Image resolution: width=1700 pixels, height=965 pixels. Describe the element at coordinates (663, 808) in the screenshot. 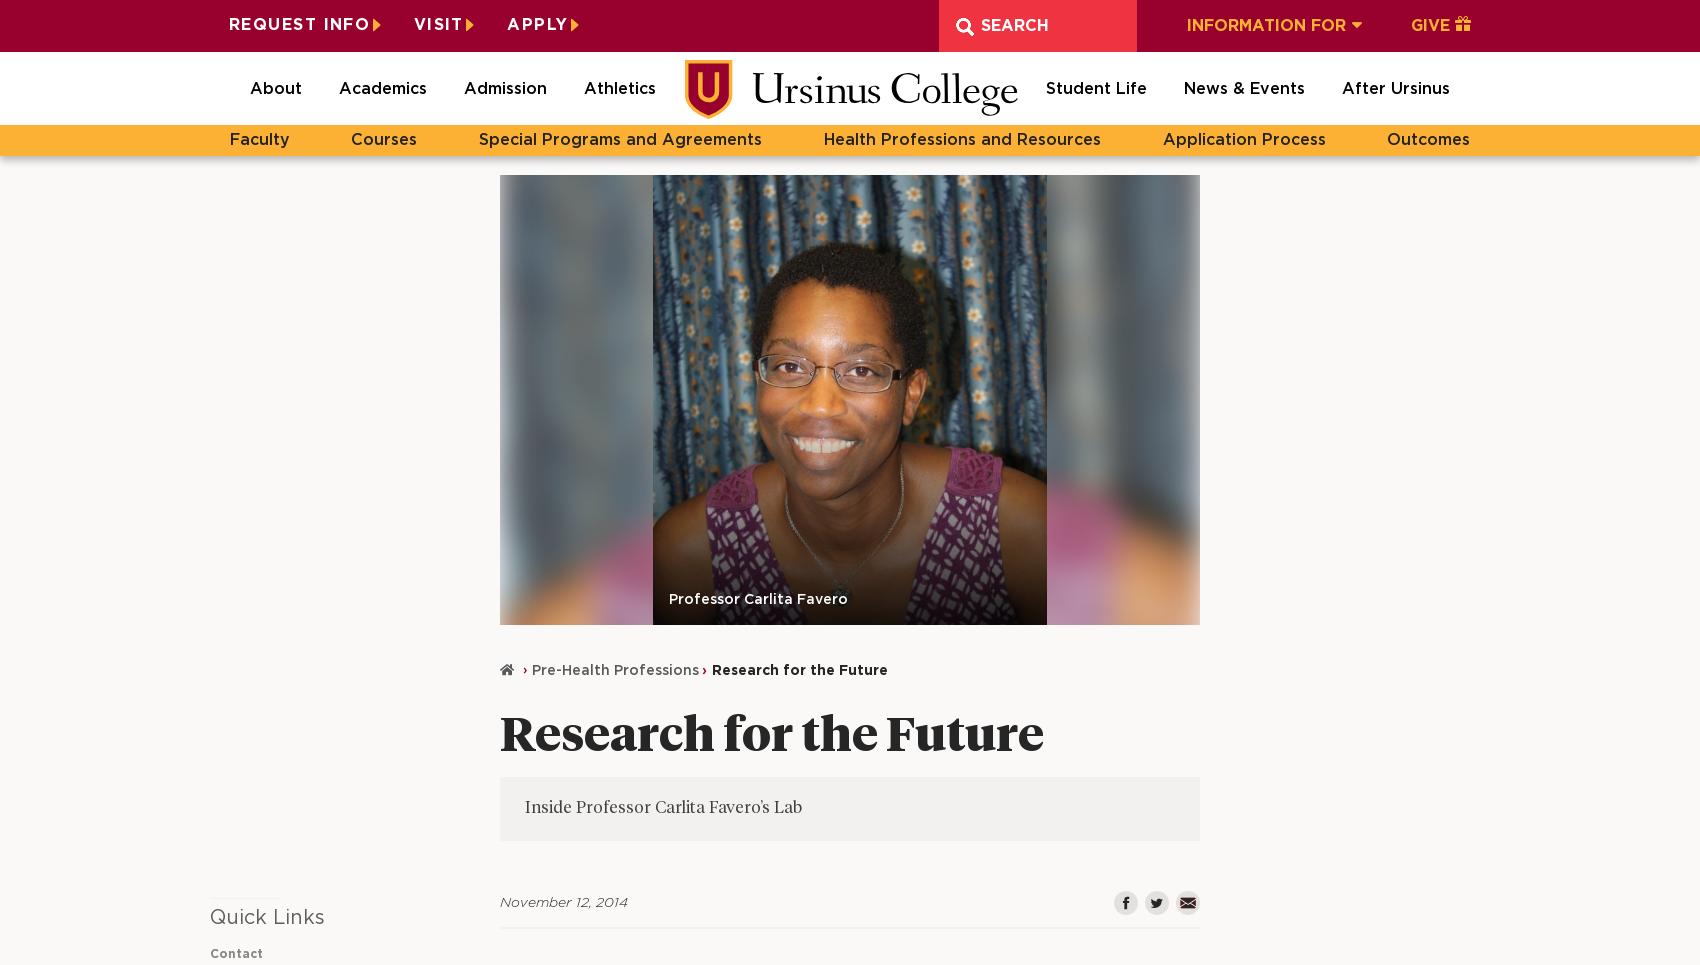

I see `'Inside Professor Carlita Favero’s Lab'` at that location.